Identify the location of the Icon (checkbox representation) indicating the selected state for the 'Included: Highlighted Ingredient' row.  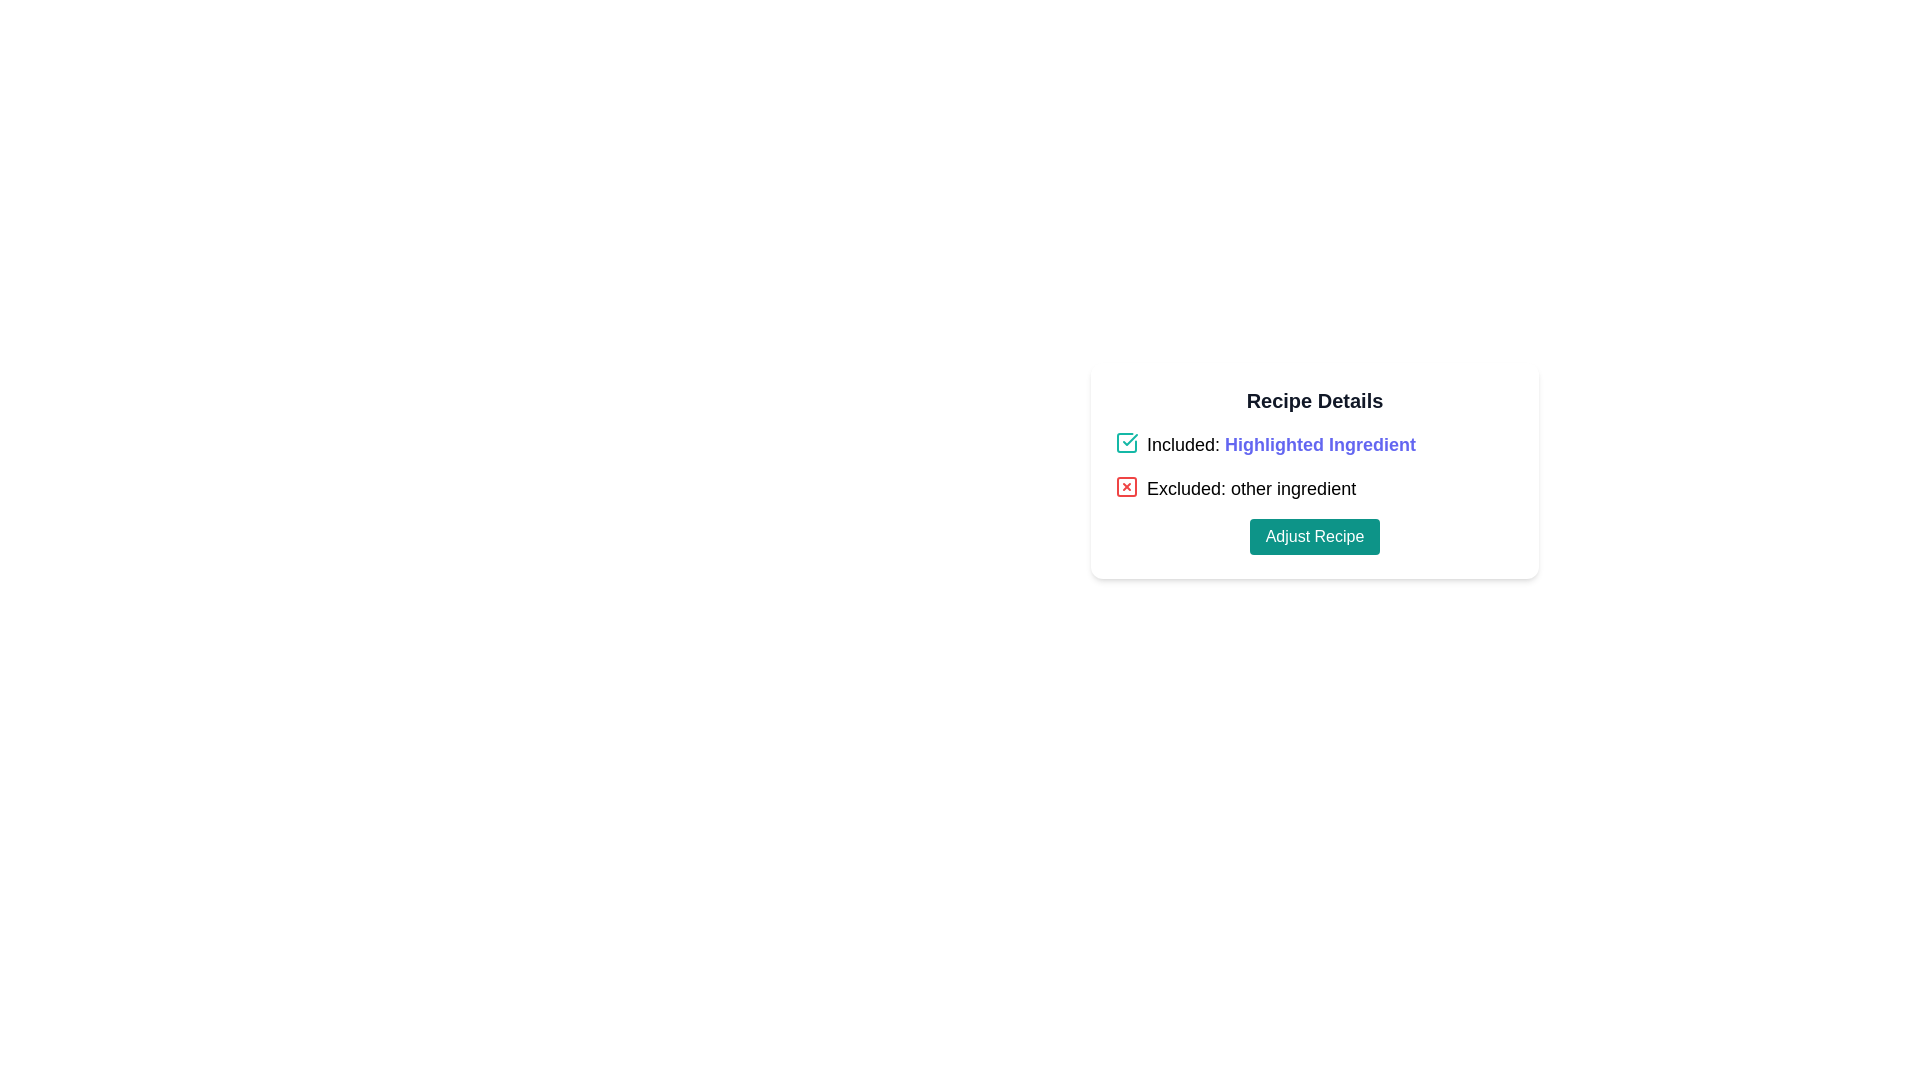
(1127, 442).